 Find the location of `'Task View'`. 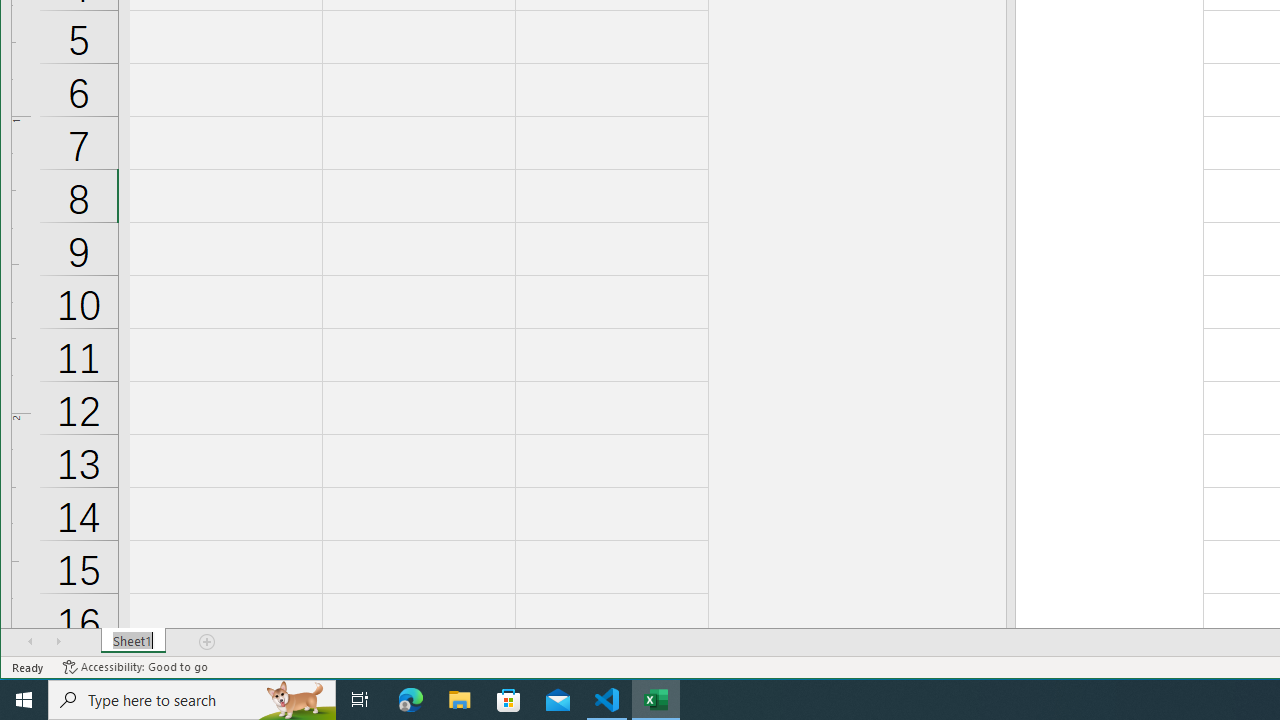

'Task View' is located at coordinates (359, 698).